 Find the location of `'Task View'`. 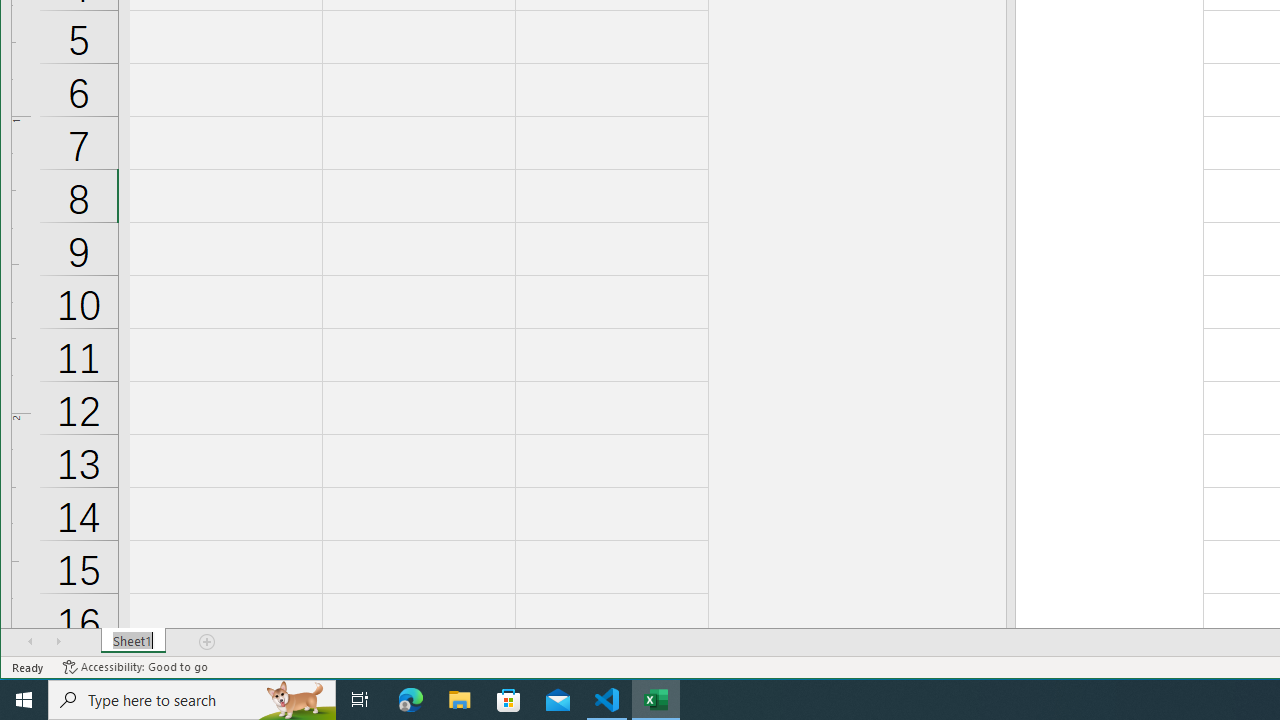

'Task View' is located at coordinates (359, 698).